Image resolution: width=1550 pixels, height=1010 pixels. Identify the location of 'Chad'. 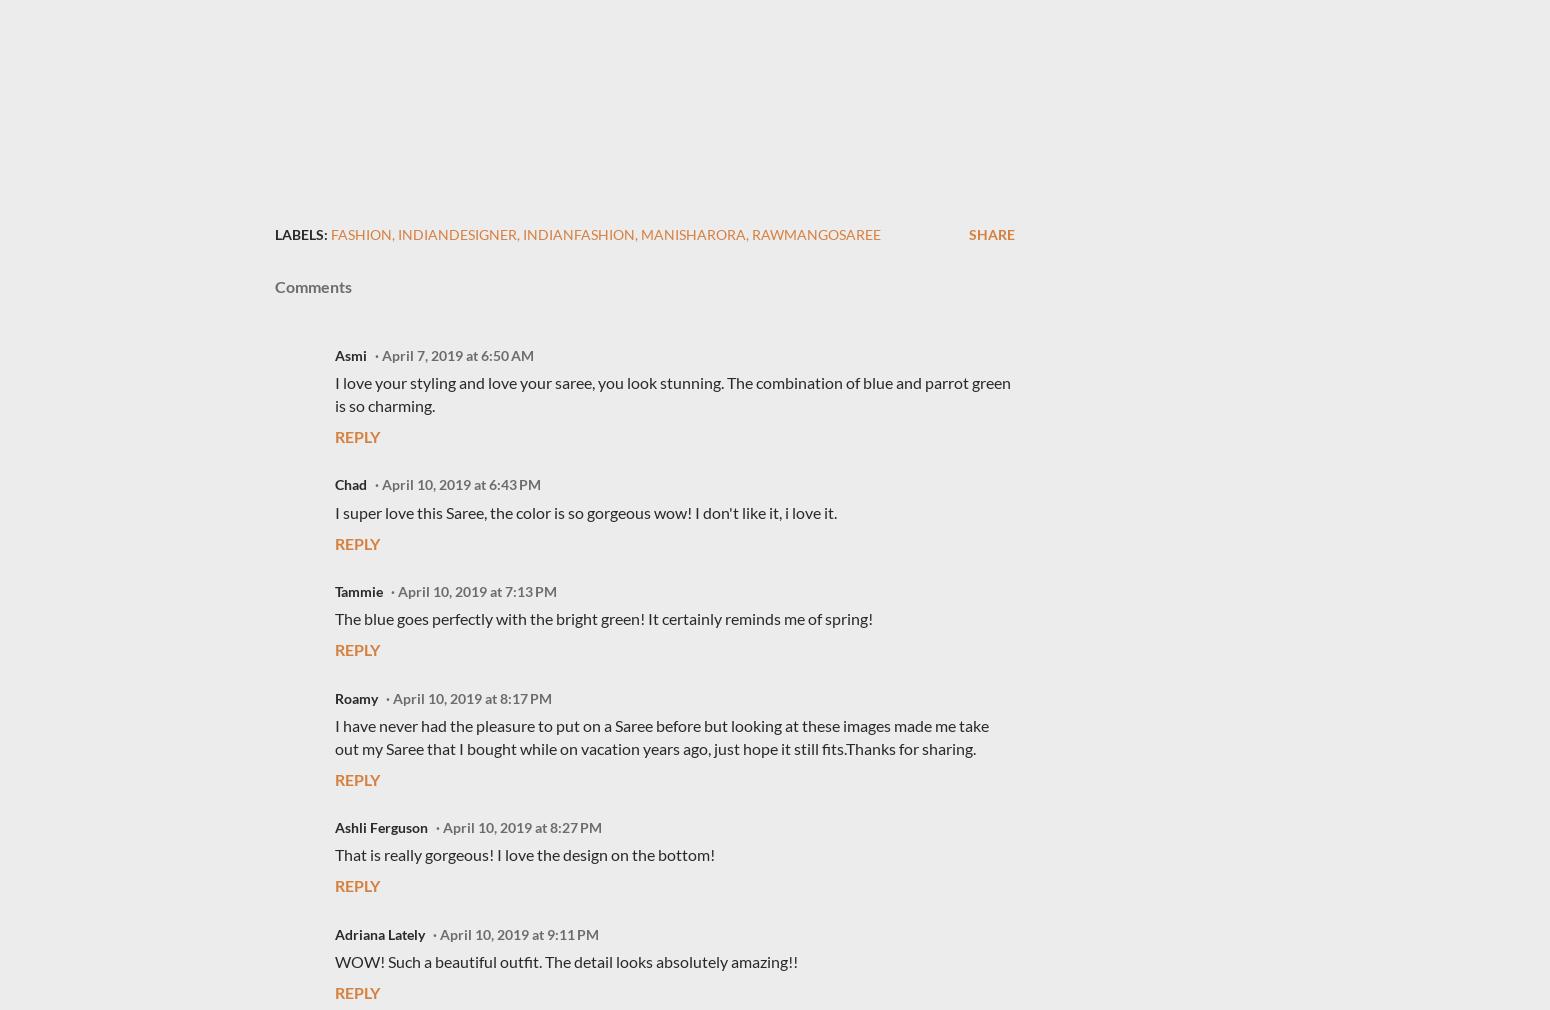
(350, 484).